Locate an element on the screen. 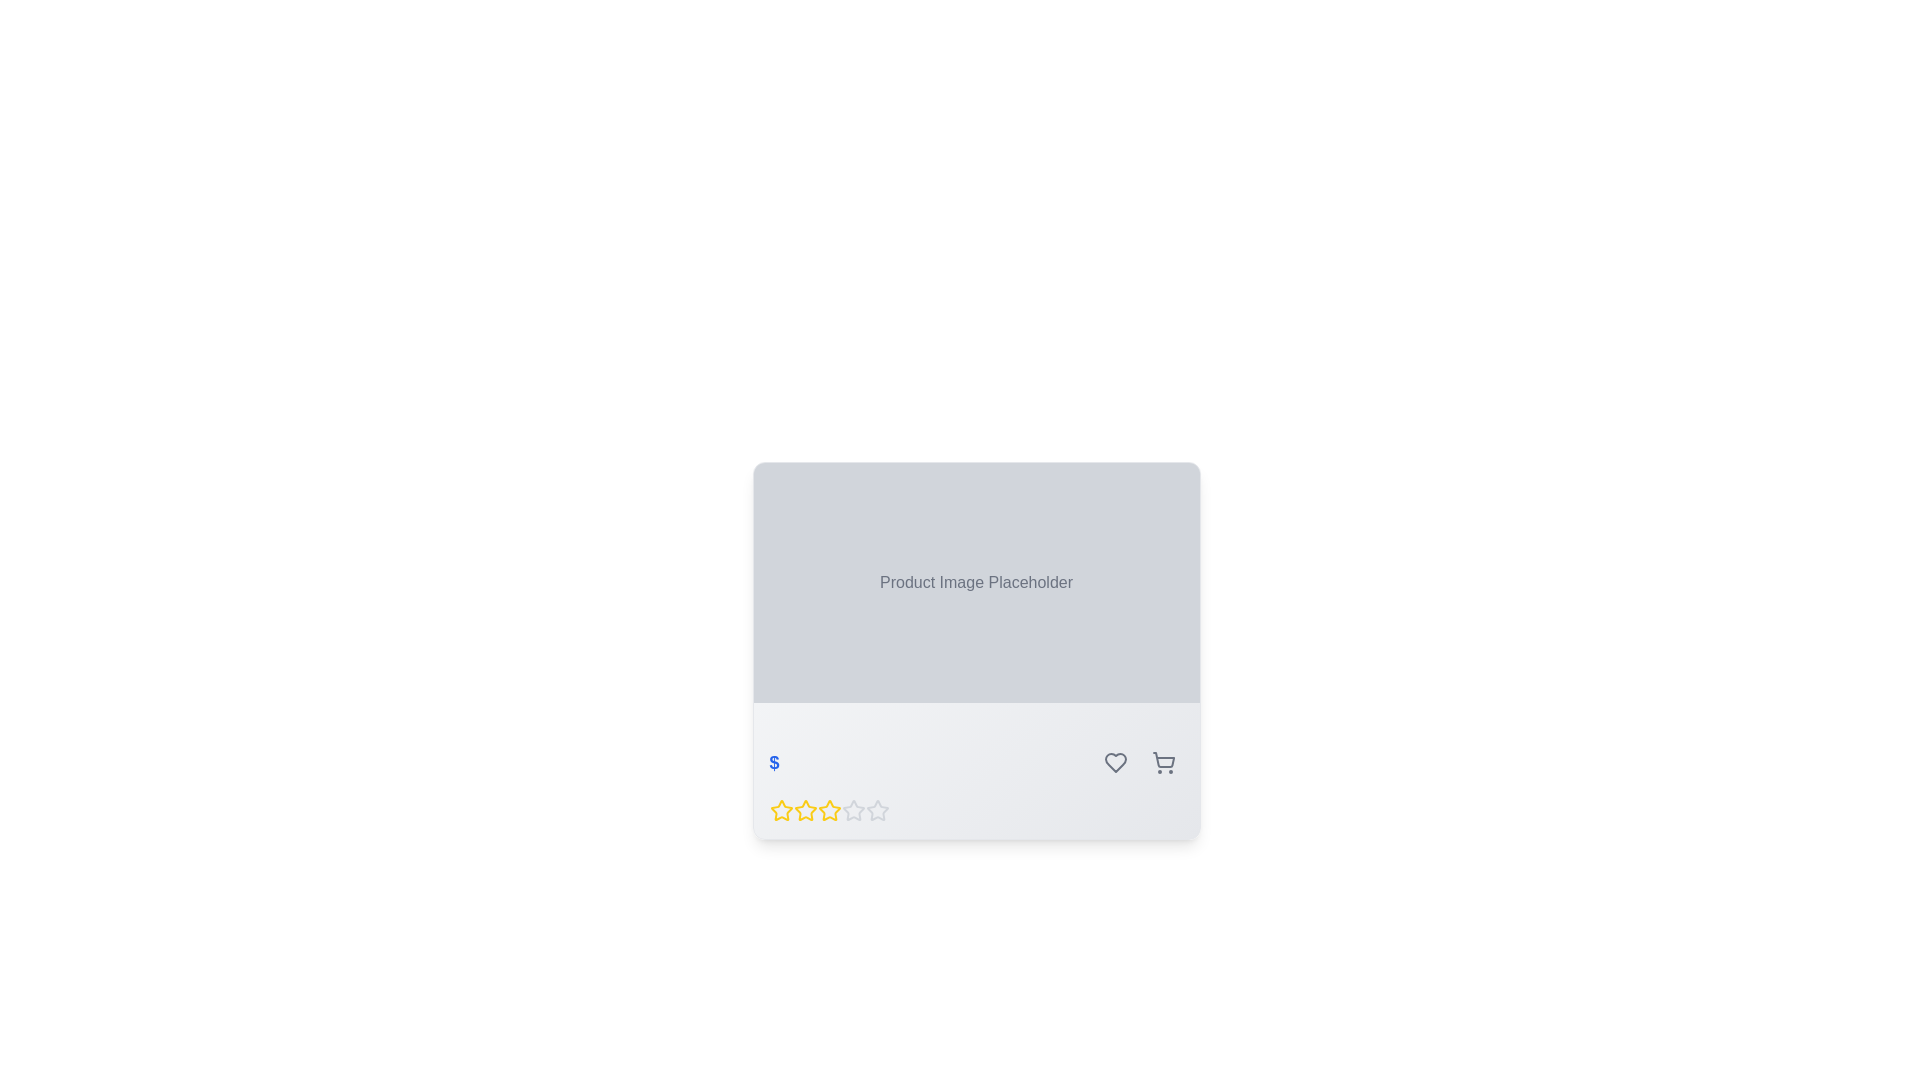 The width and height of the screenshot is (1920, 1080). the second star icon in the horizontal sequence of five stars at the bottom-left of the card to rate it is located at coordinates (805, 810).